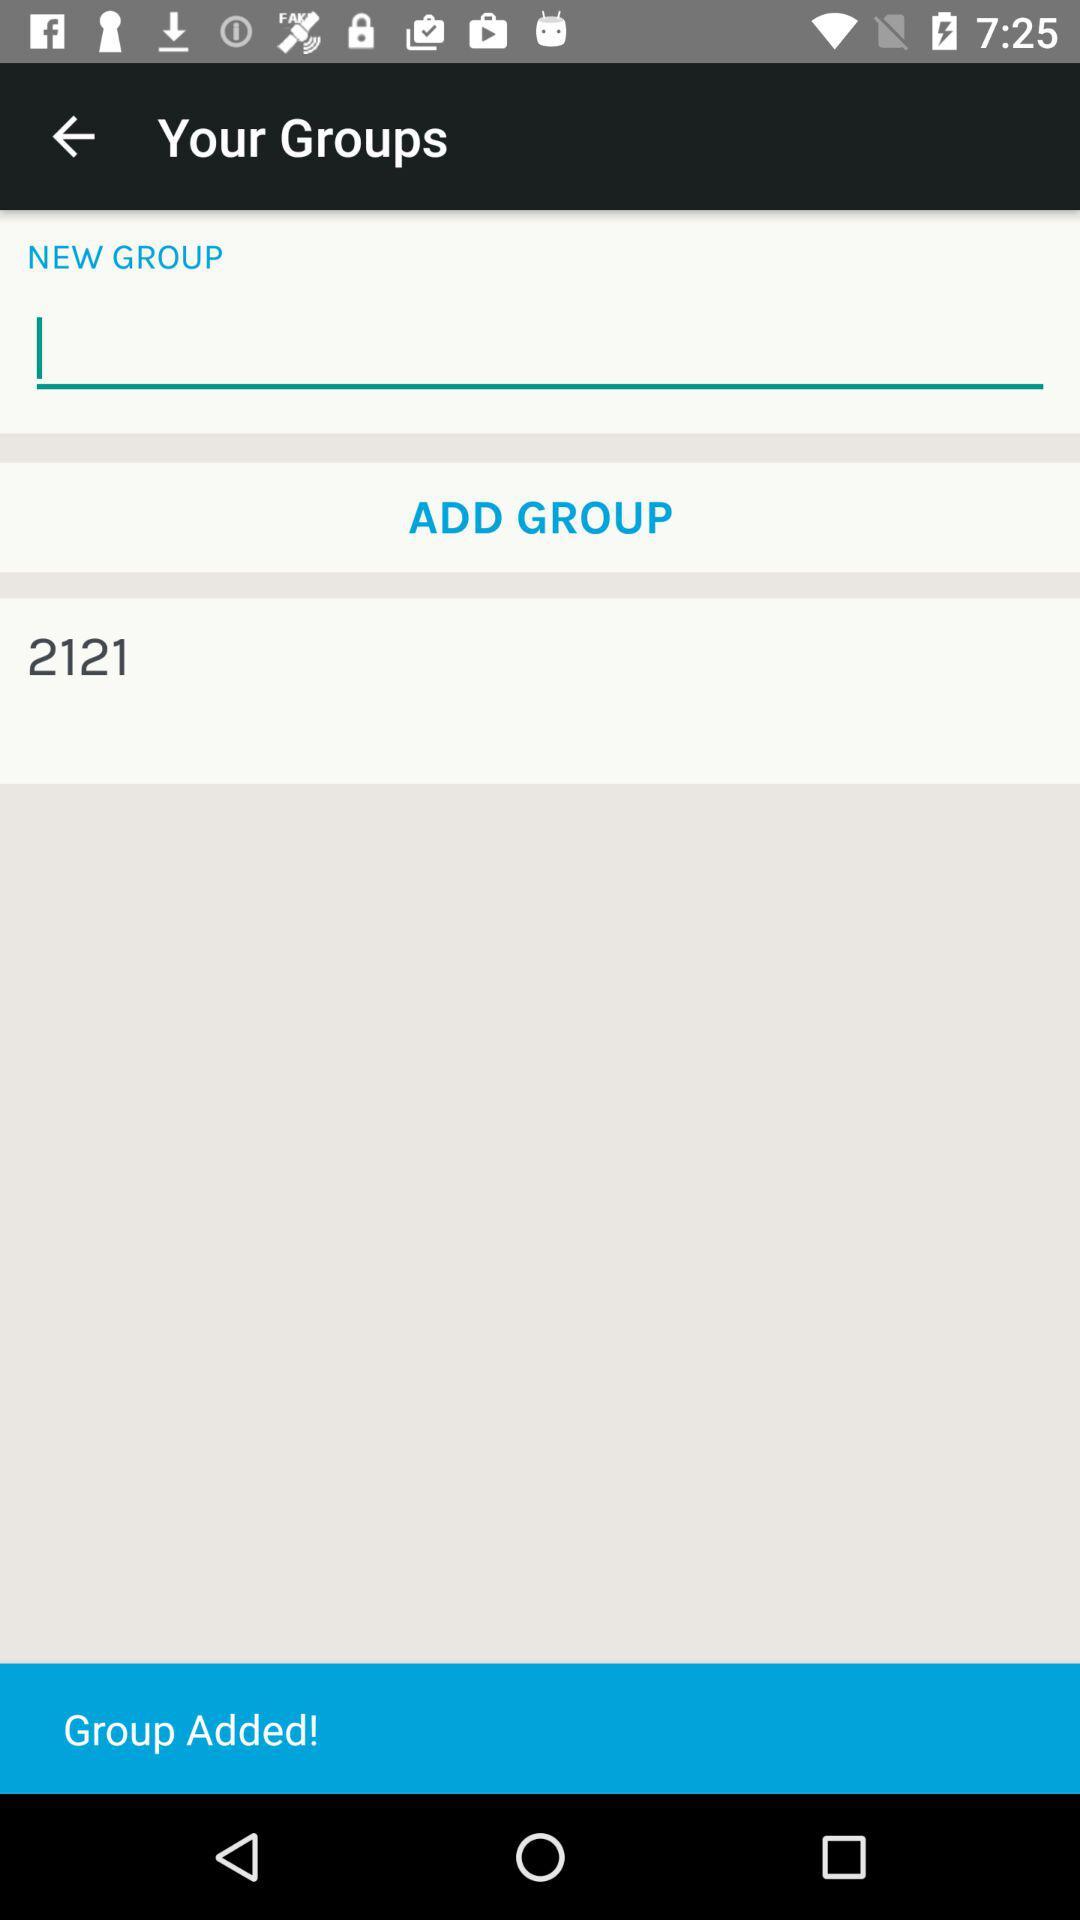 Image resolution: width=1080 pixels, height=1920 pixels. Describe the element at coordinates (72, 135) in the screenshot. I see `item above the new group icon` at that location.